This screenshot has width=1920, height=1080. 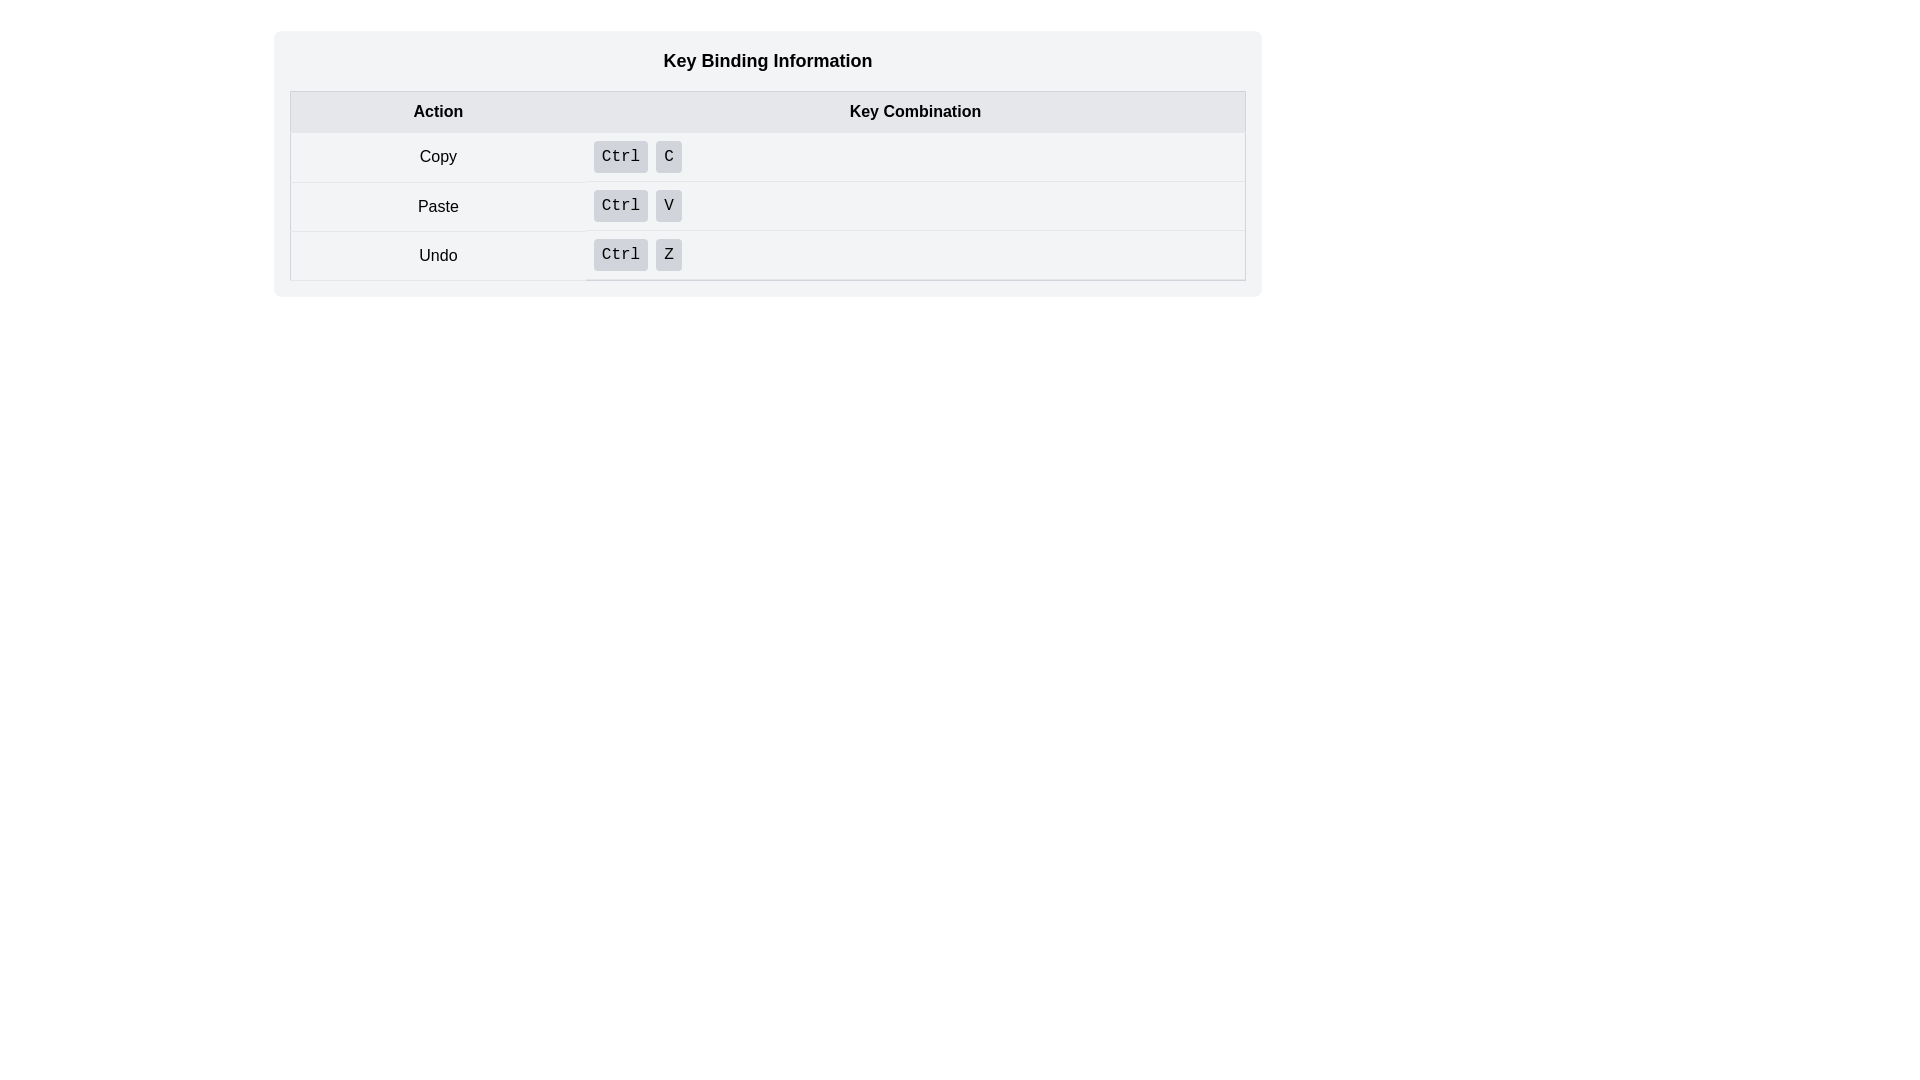 I want to click on the 'V' button in the Key Combination column, which is used for the Paste operation, so click(x=668, y=205).